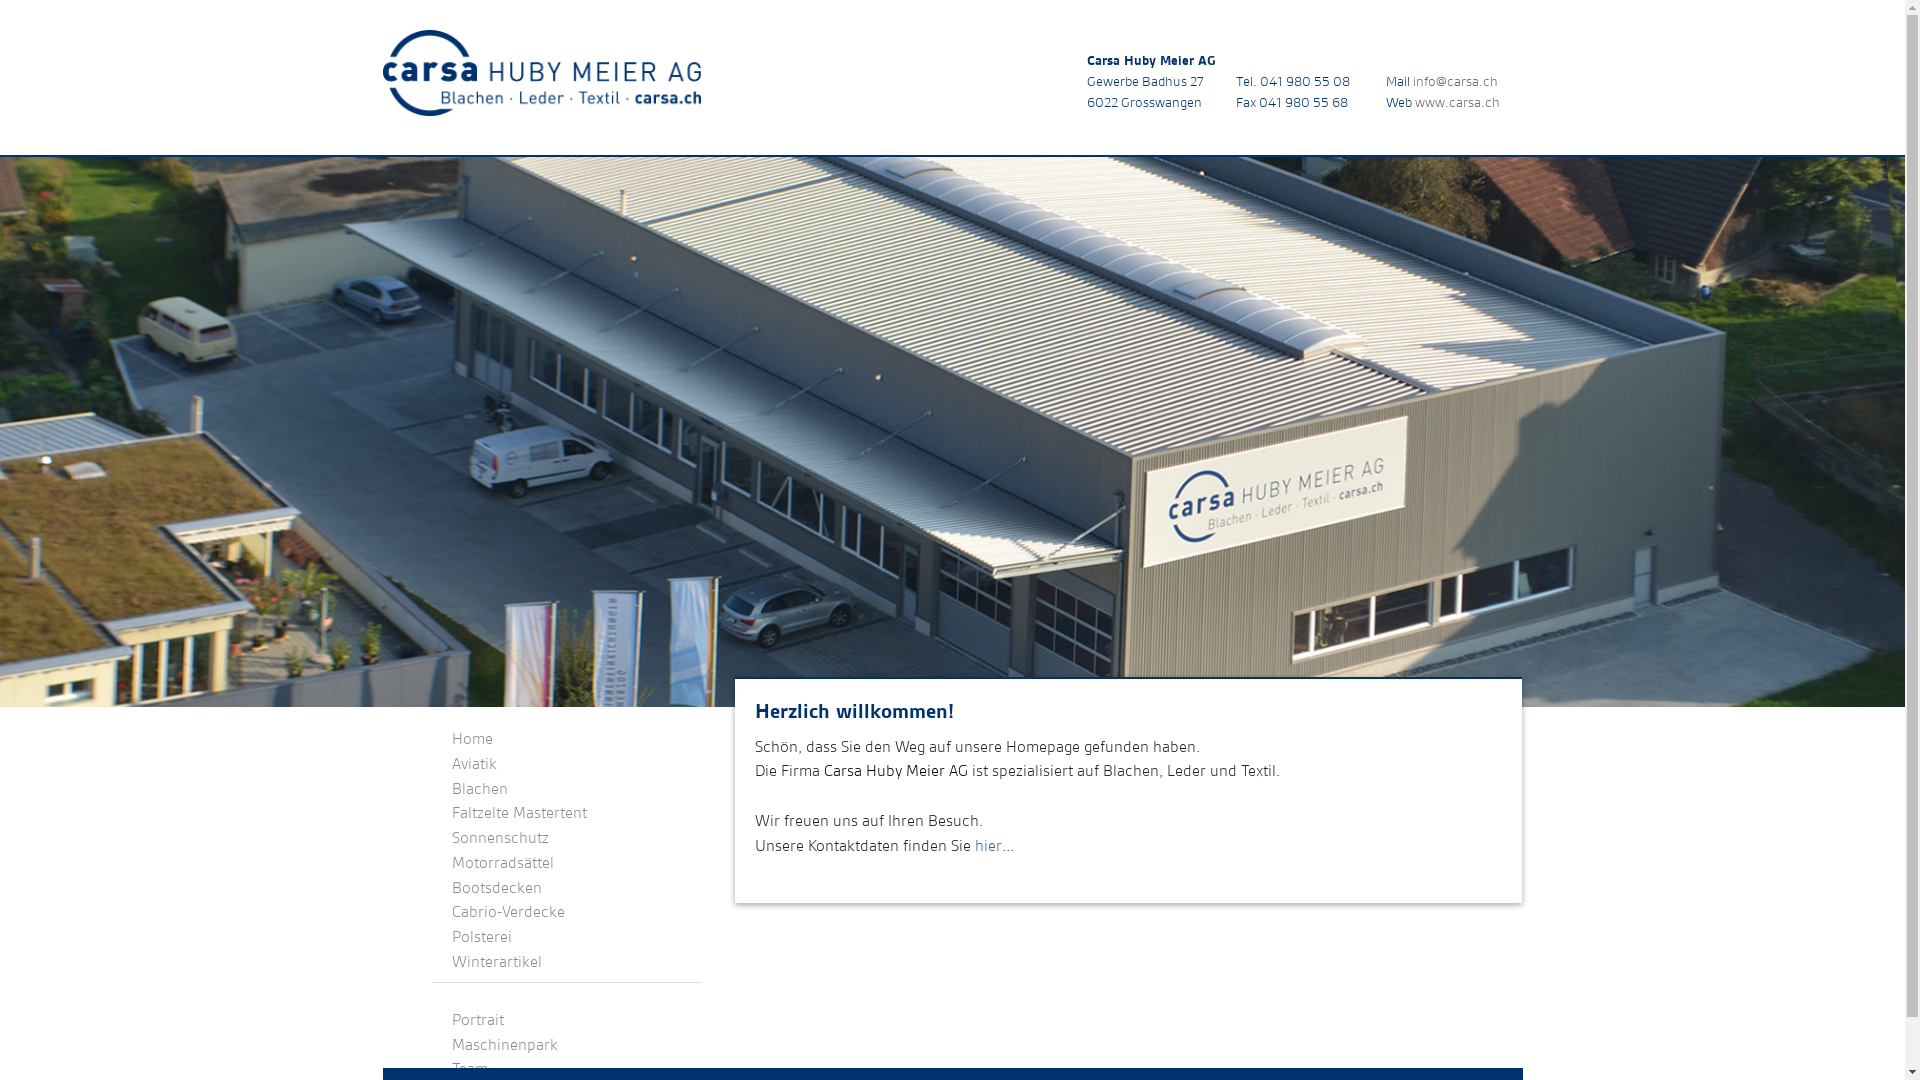  Describe the element at coordinates (473, 763) in the screenshot. I see `'Aviatik'` at that location.